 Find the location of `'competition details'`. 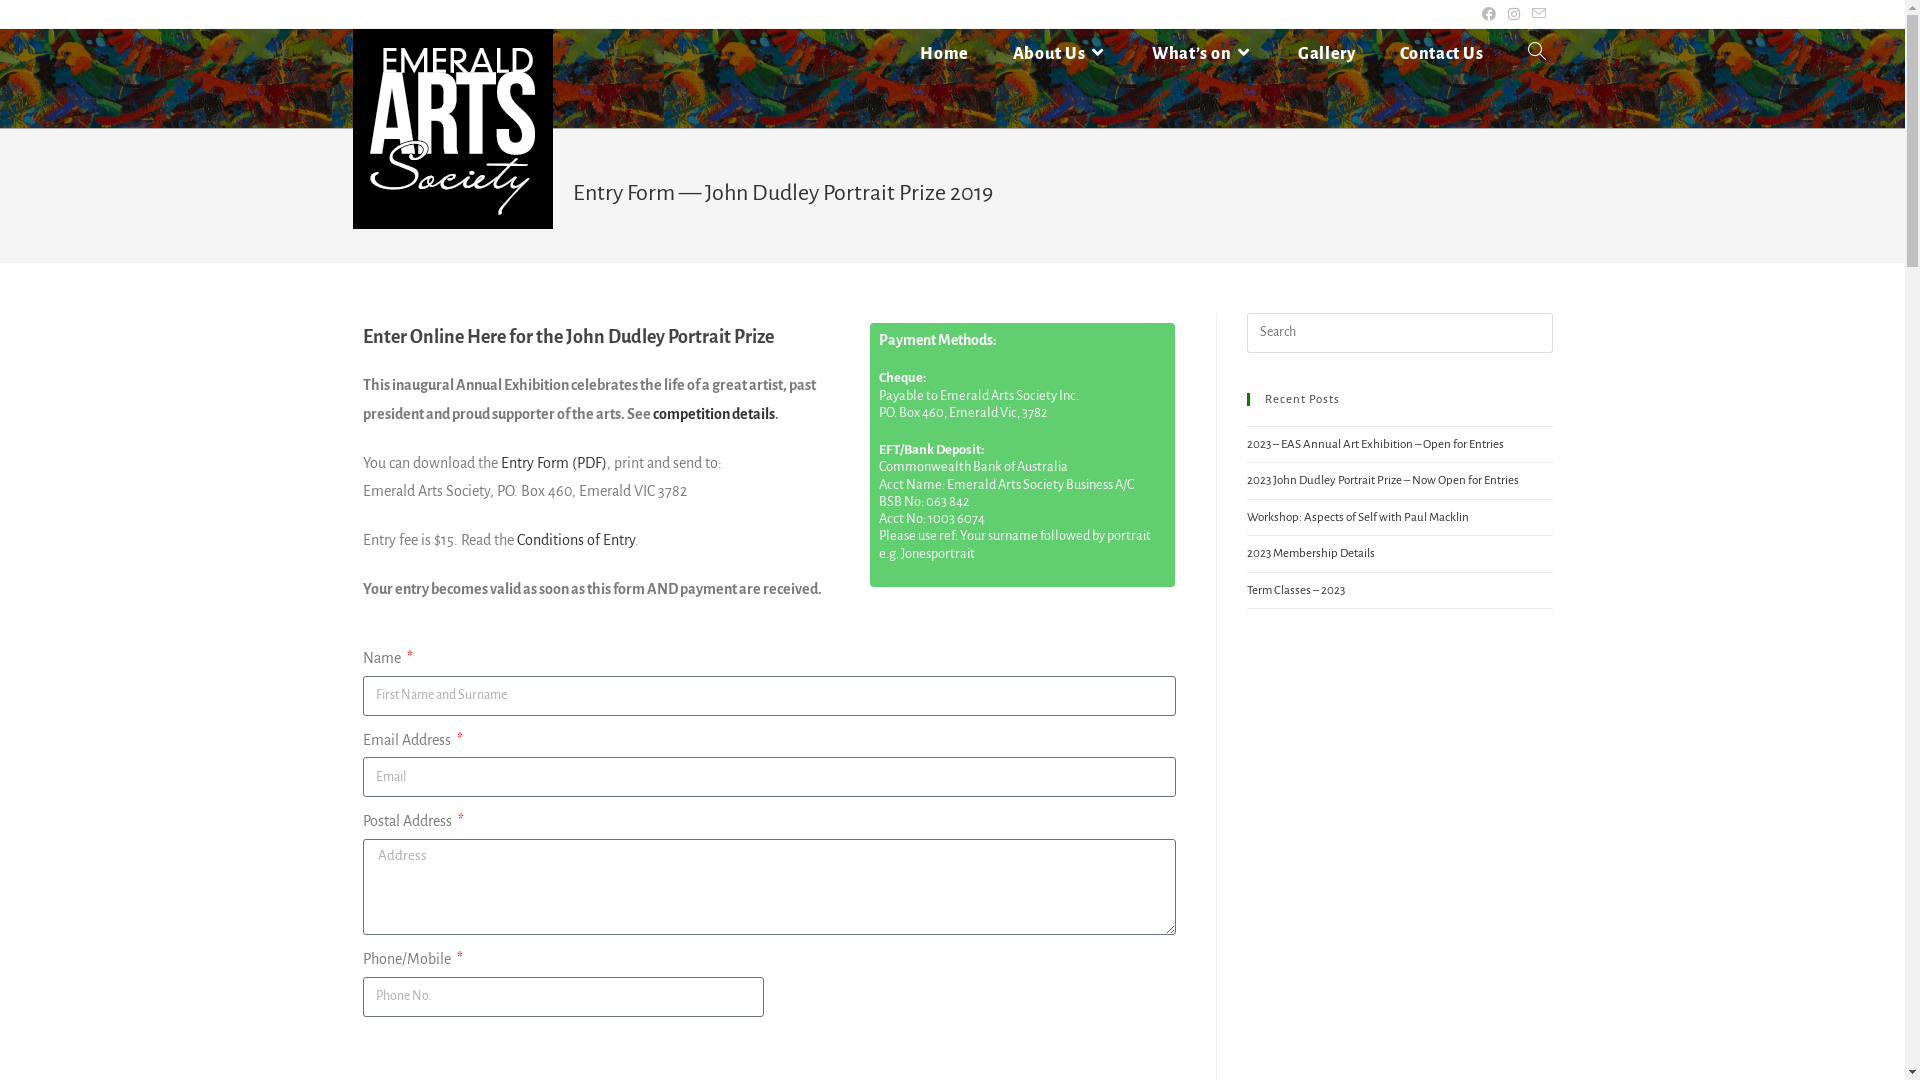

'competition details' is located at coordinates (652, 412).